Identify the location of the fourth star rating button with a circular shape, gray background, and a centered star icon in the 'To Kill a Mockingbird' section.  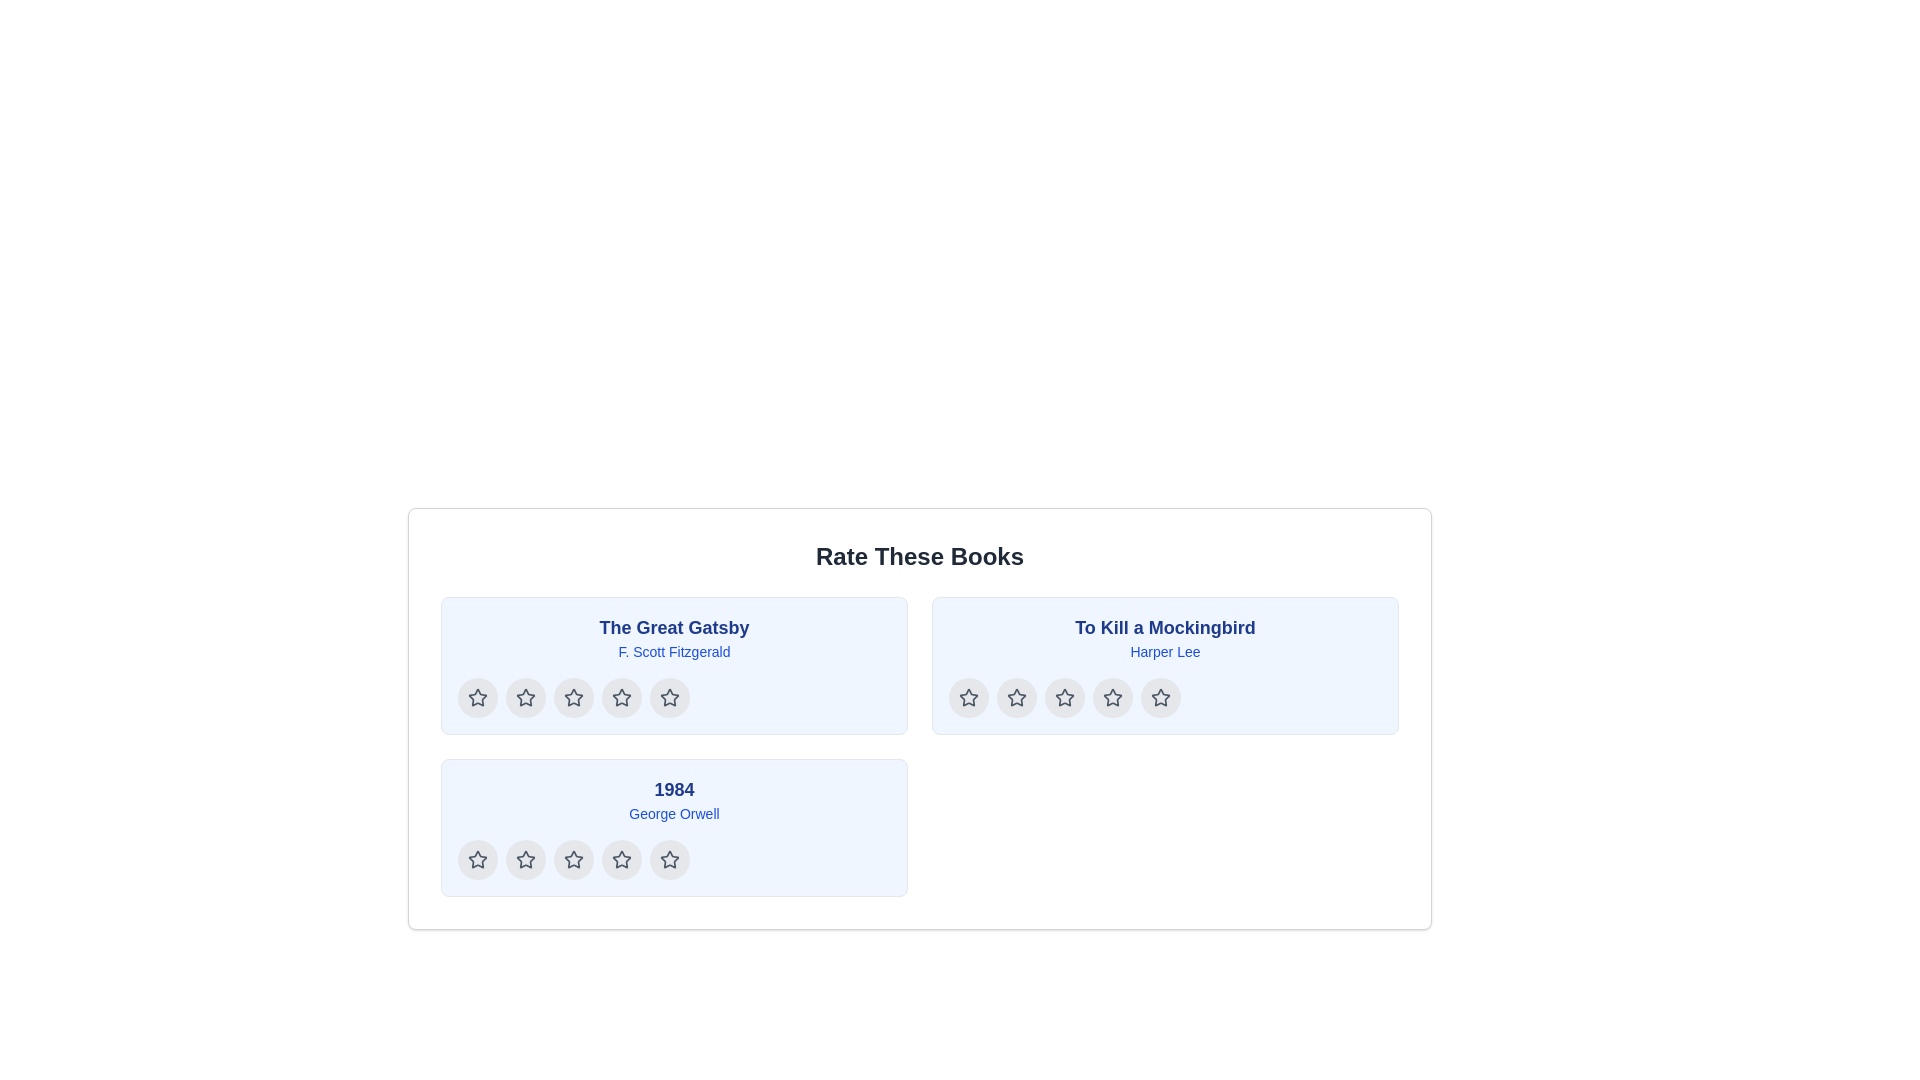
(1112, 697).